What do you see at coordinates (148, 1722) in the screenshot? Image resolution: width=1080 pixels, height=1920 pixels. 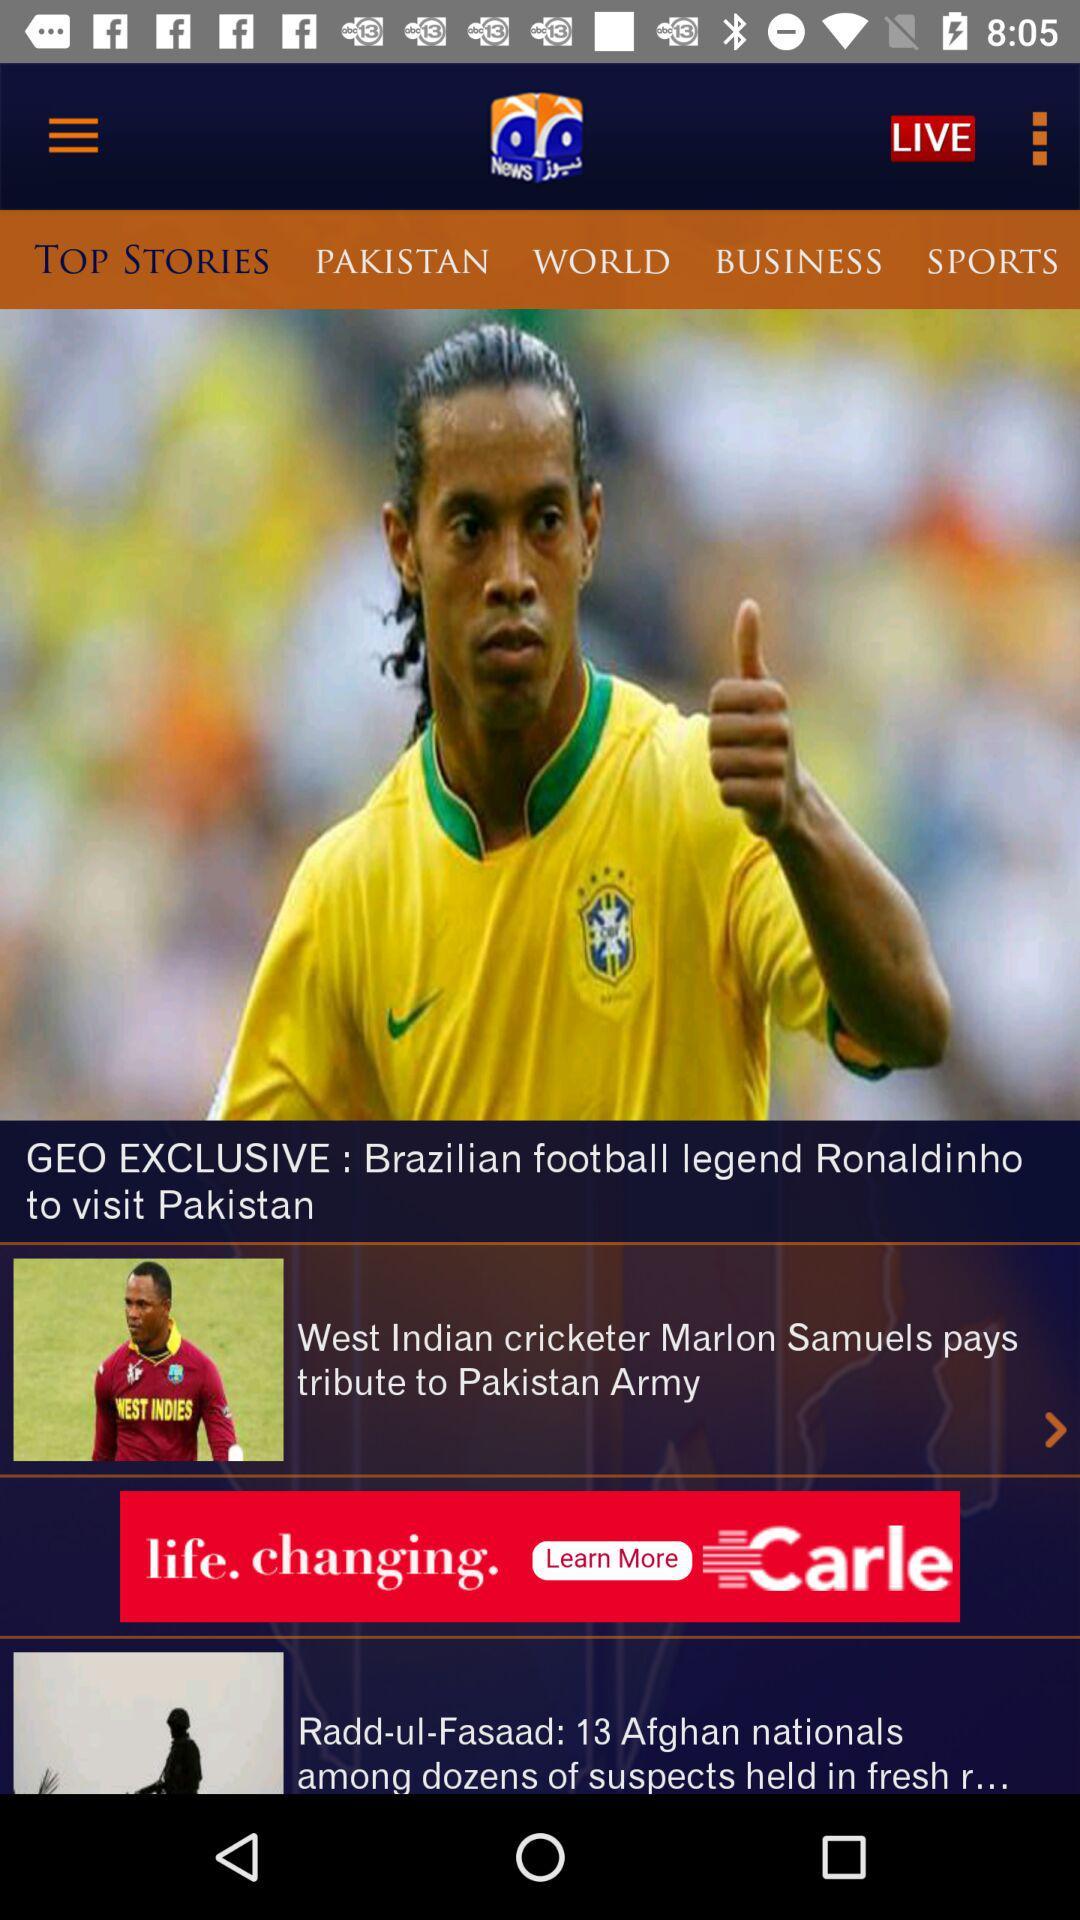 I see `the image at bottom left corner` at bounding box center [148, 1722].